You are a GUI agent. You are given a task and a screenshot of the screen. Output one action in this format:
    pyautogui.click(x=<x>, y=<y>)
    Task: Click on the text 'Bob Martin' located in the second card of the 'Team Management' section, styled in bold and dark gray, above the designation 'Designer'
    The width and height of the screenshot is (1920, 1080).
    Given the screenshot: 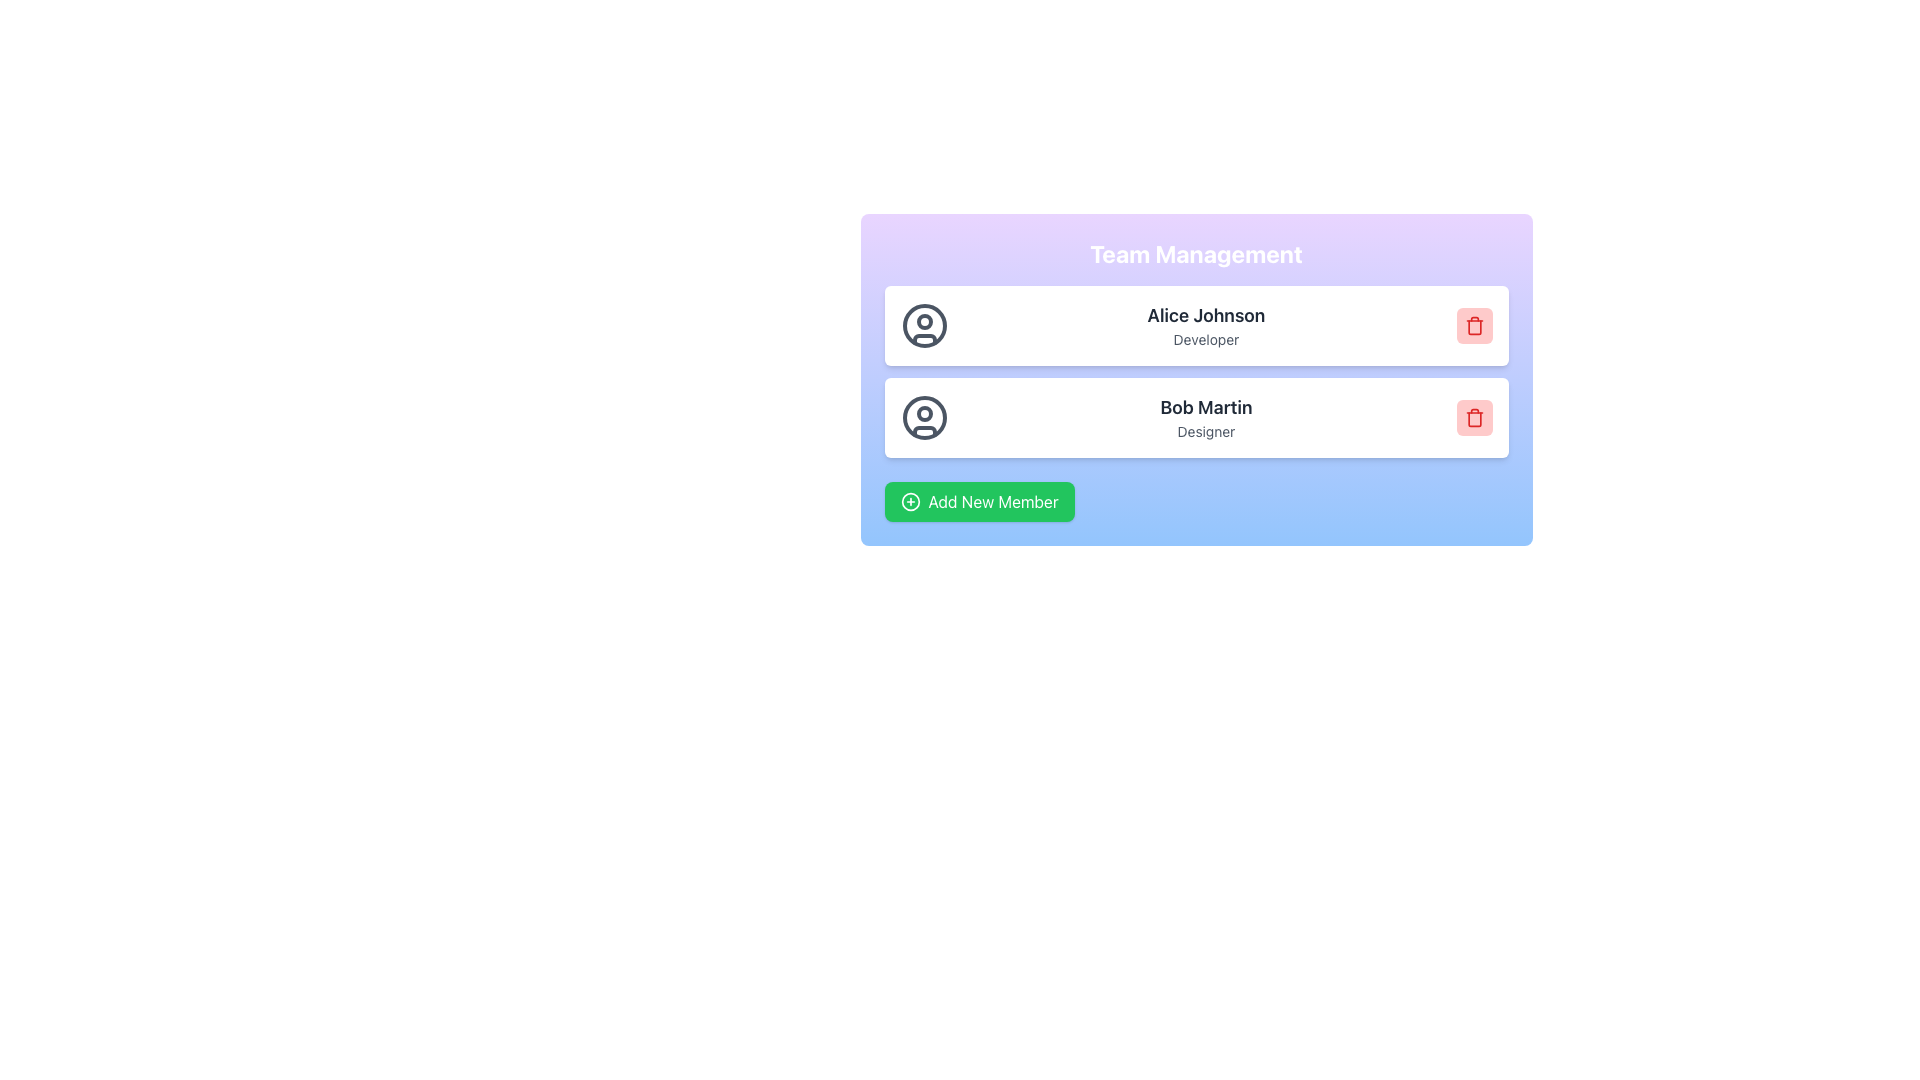 What is the action you would take?
    pyautogui.click(x=1205, y=407)
    